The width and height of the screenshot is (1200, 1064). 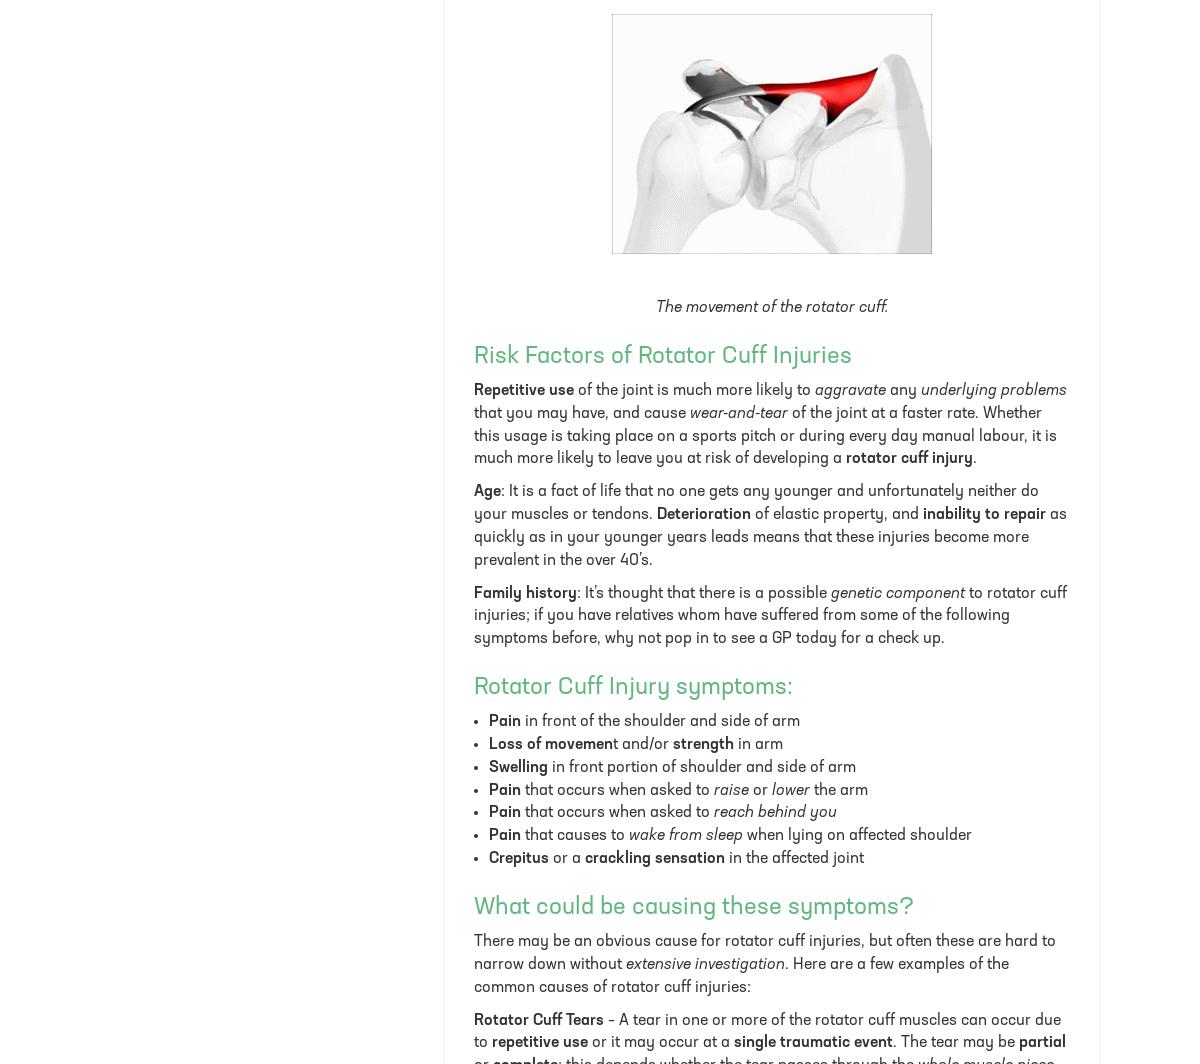 I want to click on 'strength', so click(x=703, y=743).